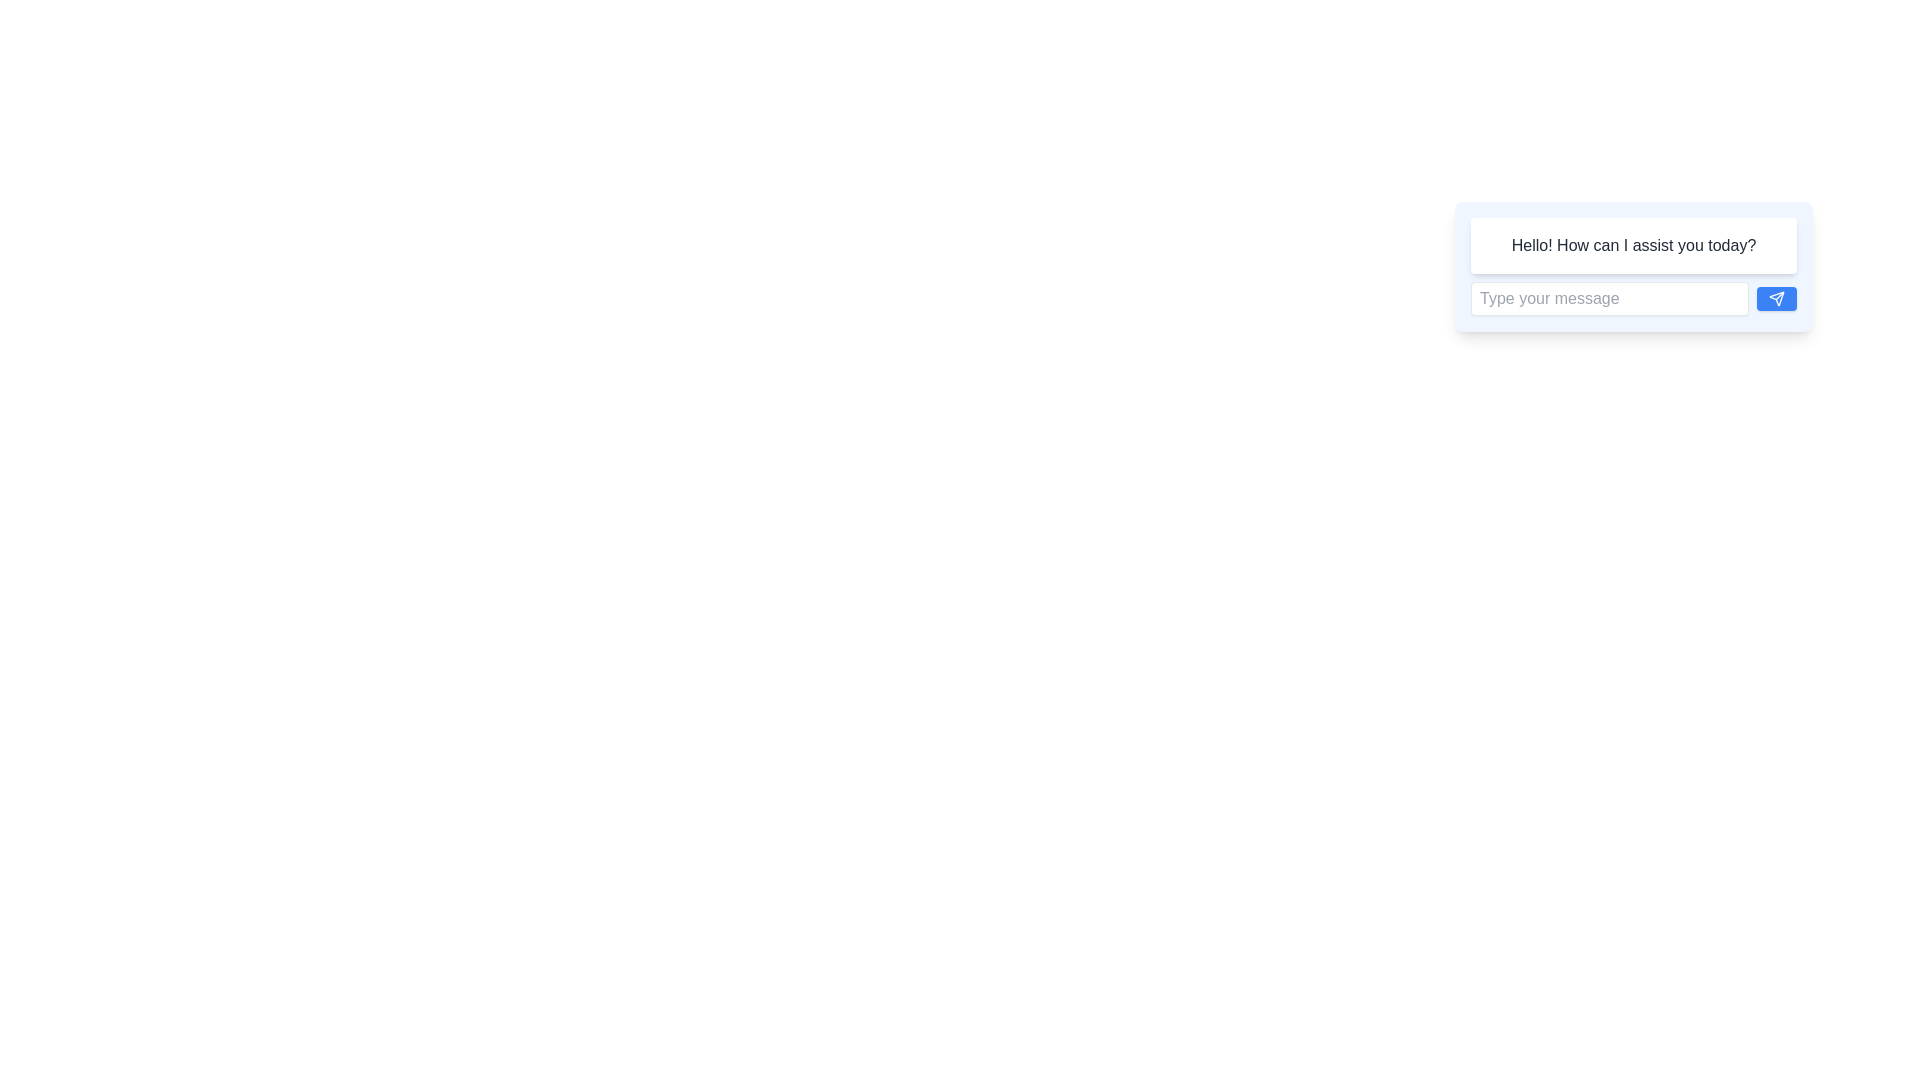  I want to click on the text input field that has a placeholder reading 'Type your message' to trigger visual feedback, so click(1609, 299).